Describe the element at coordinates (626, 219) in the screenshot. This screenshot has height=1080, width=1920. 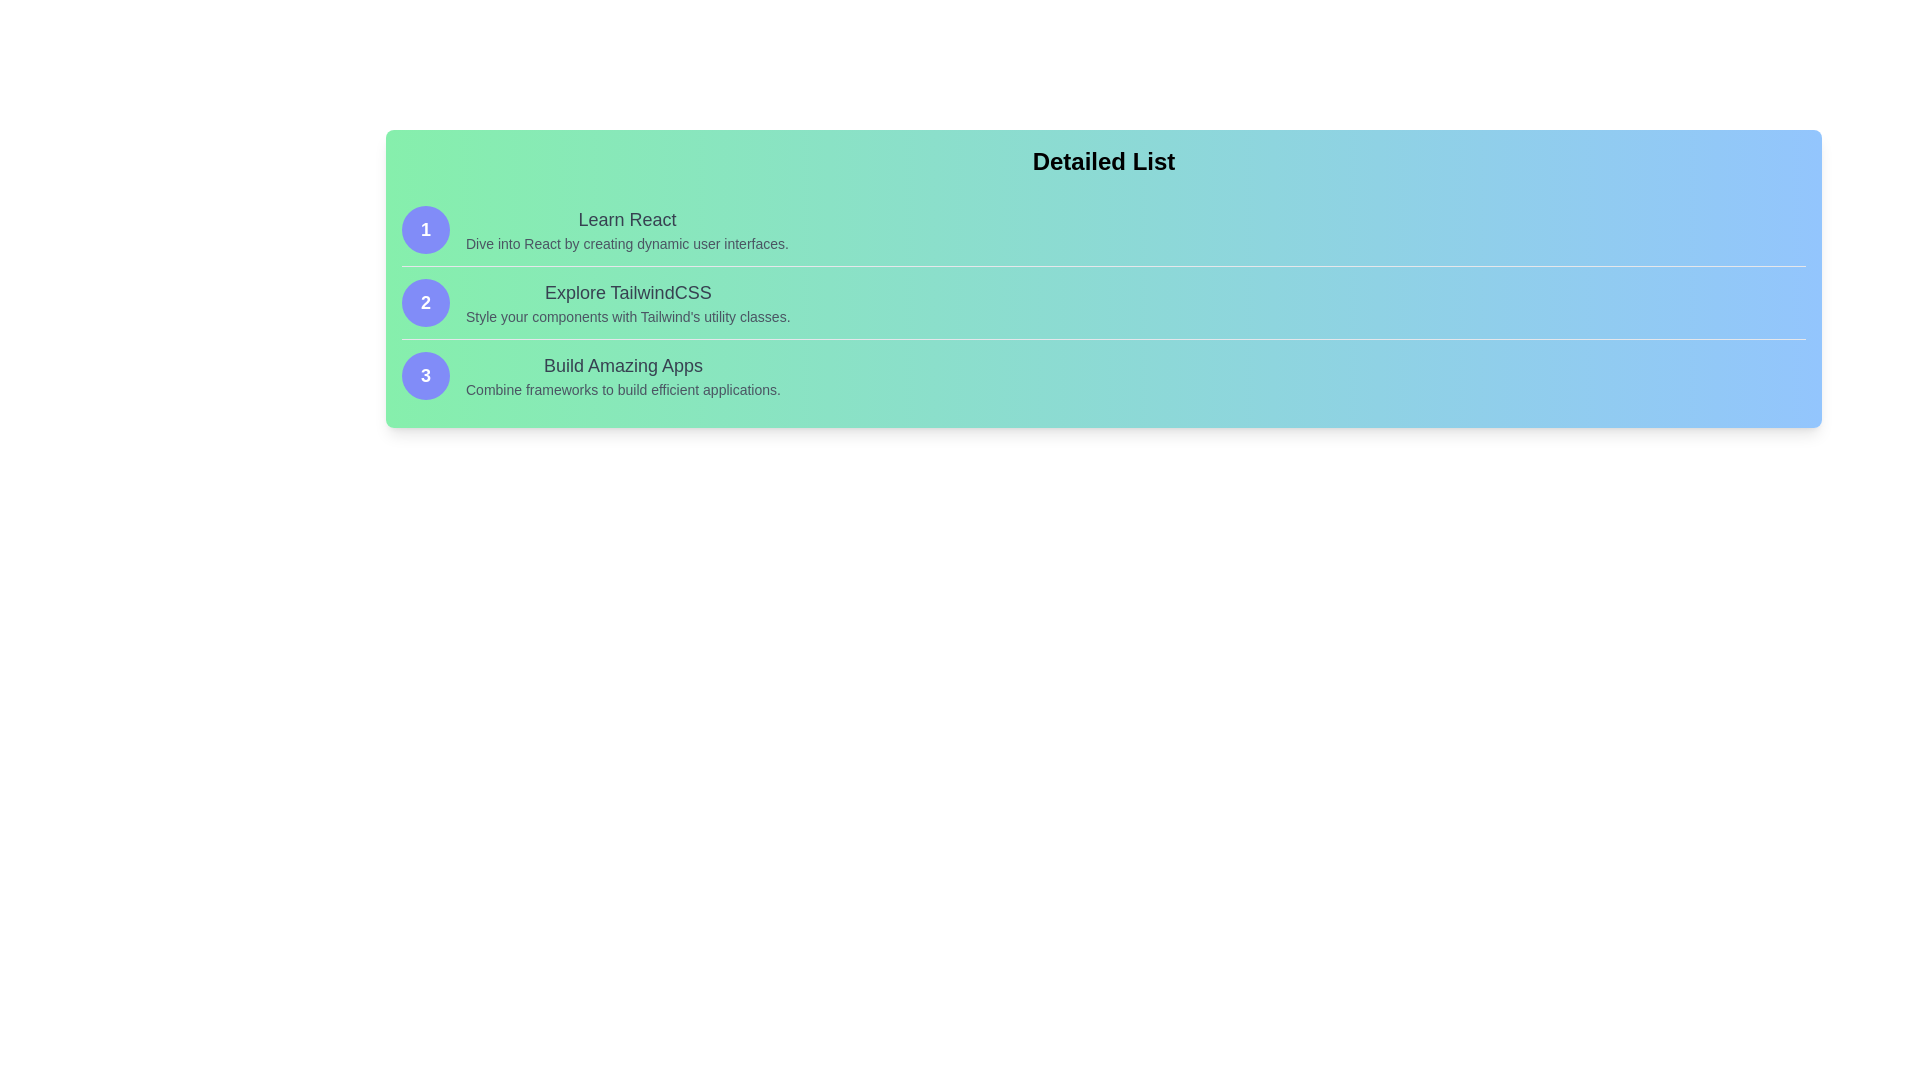
I see `the text element that displays 'Learn React', which is styled in bold and dark gray, located at the top of a list structure` at that location.